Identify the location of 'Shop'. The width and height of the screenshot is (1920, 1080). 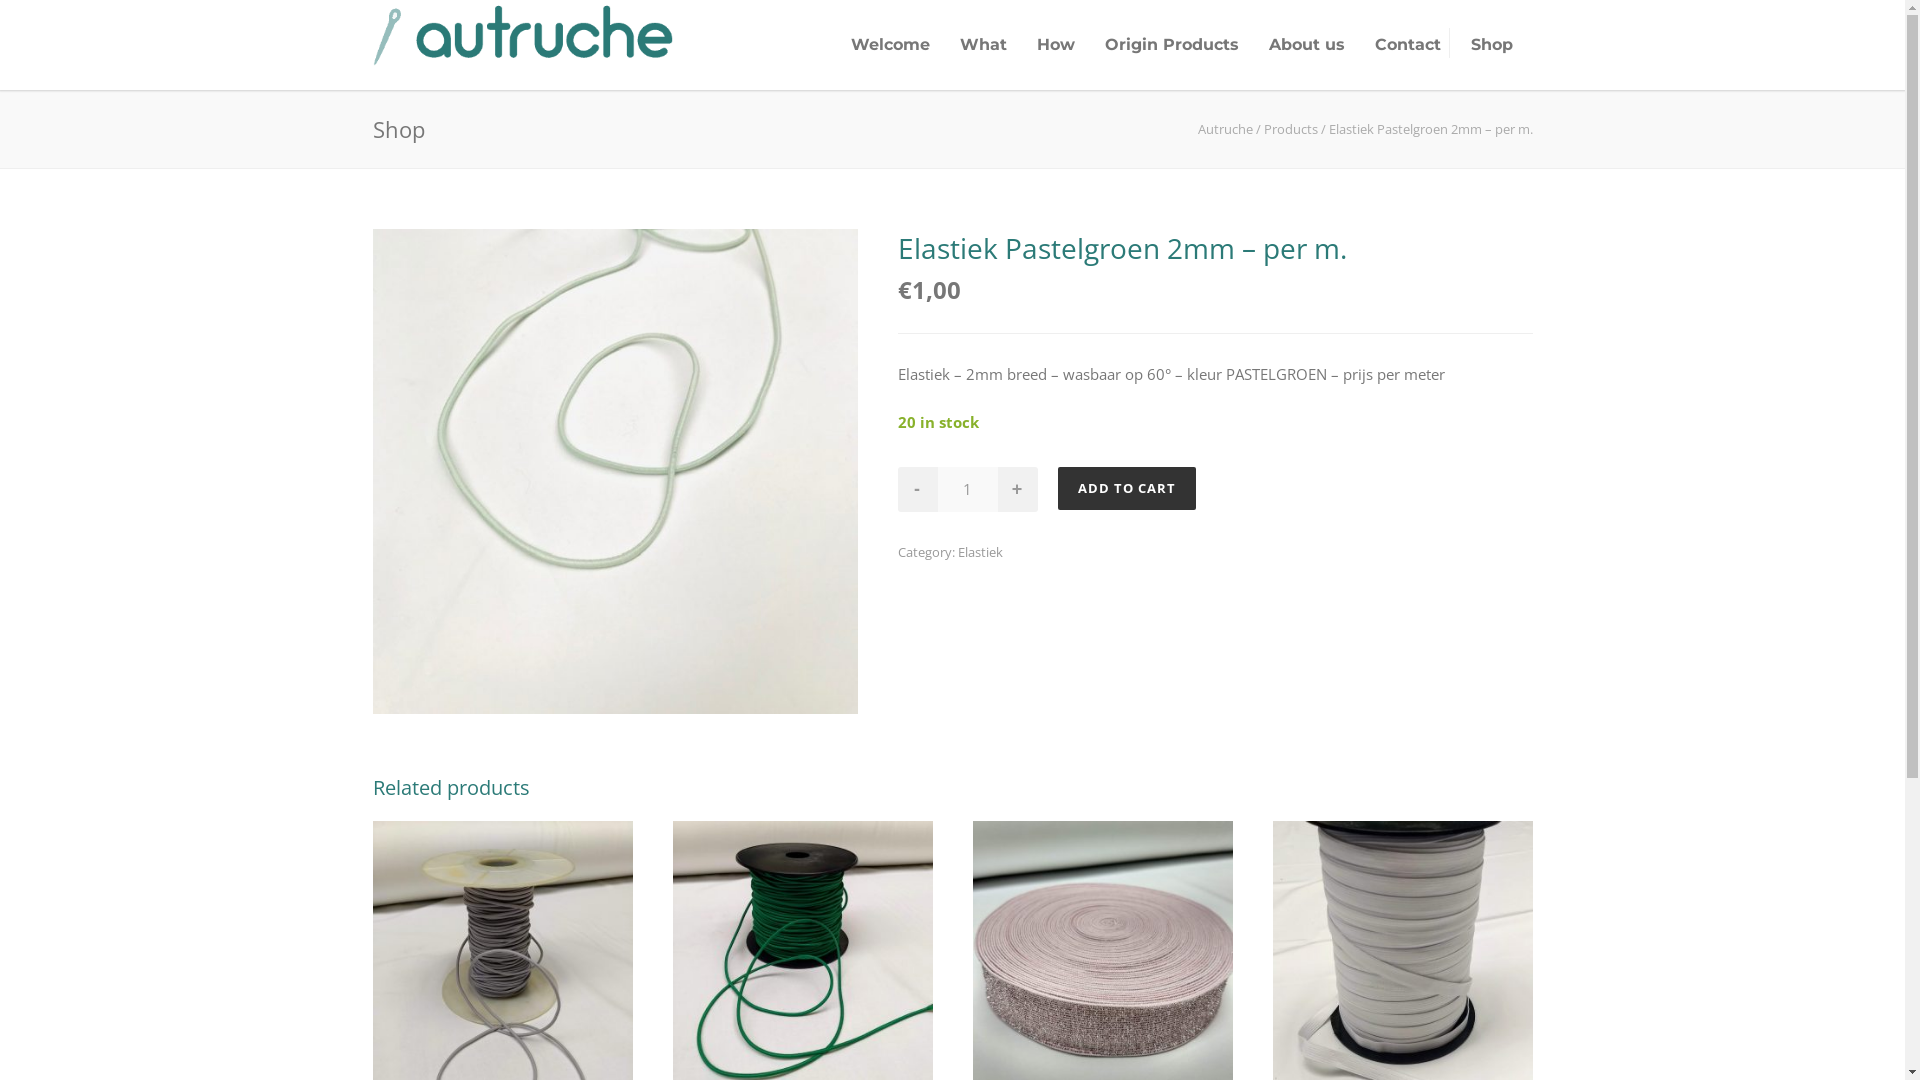
(1492, 44).